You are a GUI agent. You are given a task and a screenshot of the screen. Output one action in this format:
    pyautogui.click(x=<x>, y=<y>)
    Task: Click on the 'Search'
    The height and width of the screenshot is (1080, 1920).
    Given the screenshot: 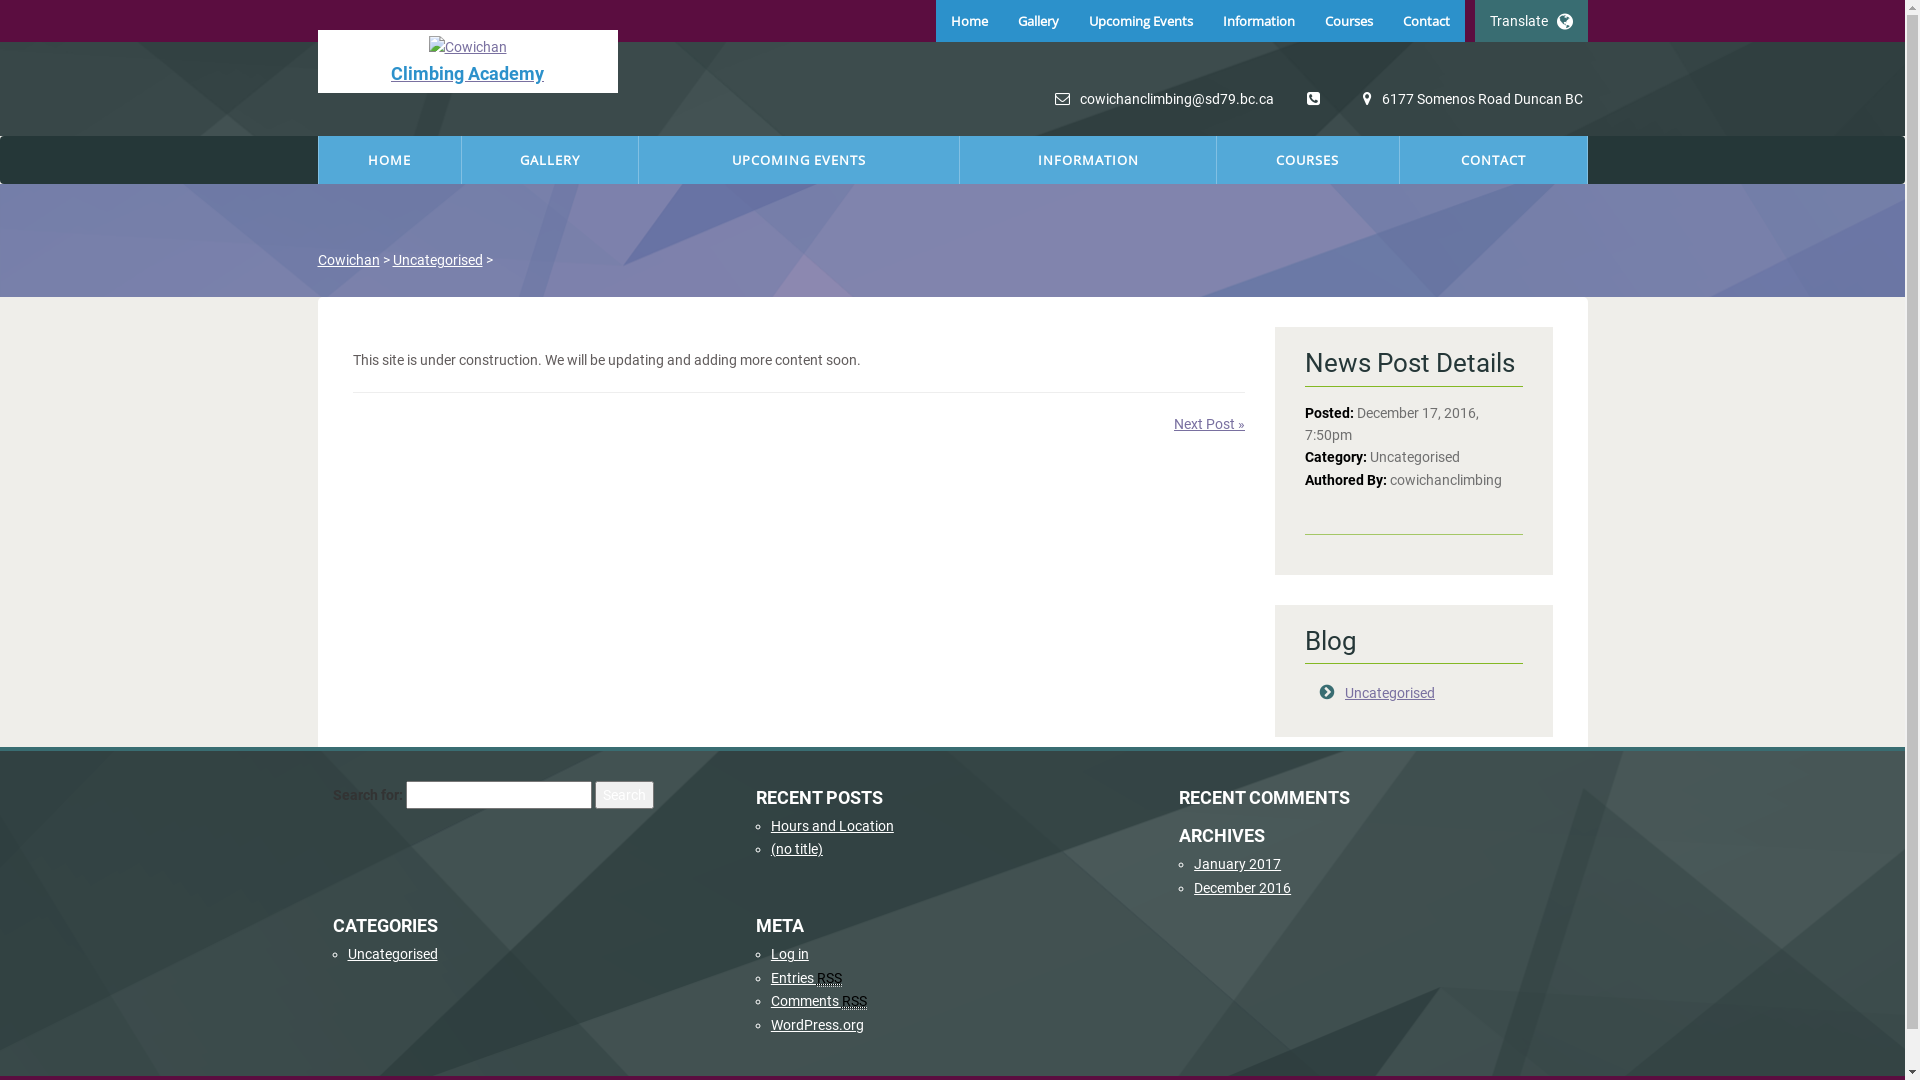 What is the action you would take?
    pyautogui.click(x=622, y=793)
    